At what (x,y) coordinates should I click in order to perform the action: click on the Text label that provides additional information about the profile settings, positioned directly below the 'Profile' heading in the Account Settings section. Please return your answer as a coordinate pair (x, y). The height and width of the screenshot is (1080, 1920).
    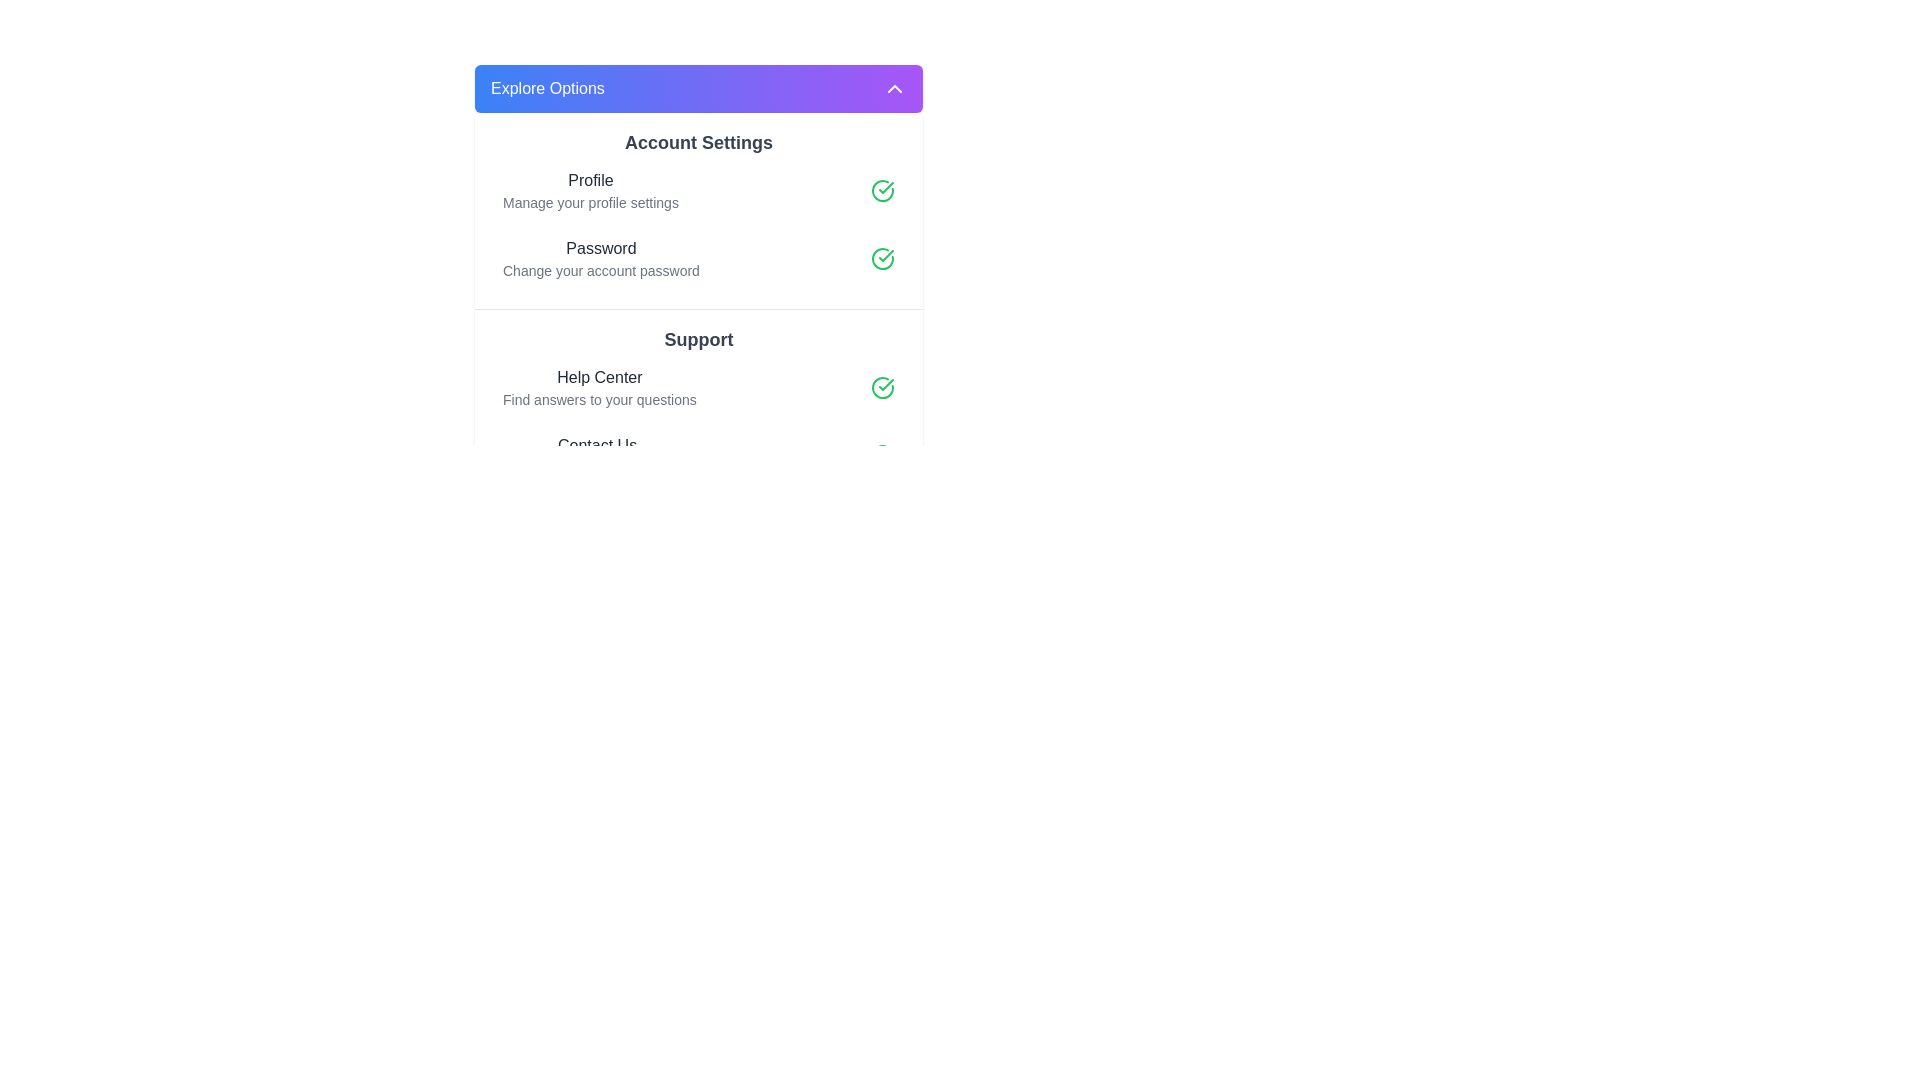
    Looking at the image, I should click on (589, 203).